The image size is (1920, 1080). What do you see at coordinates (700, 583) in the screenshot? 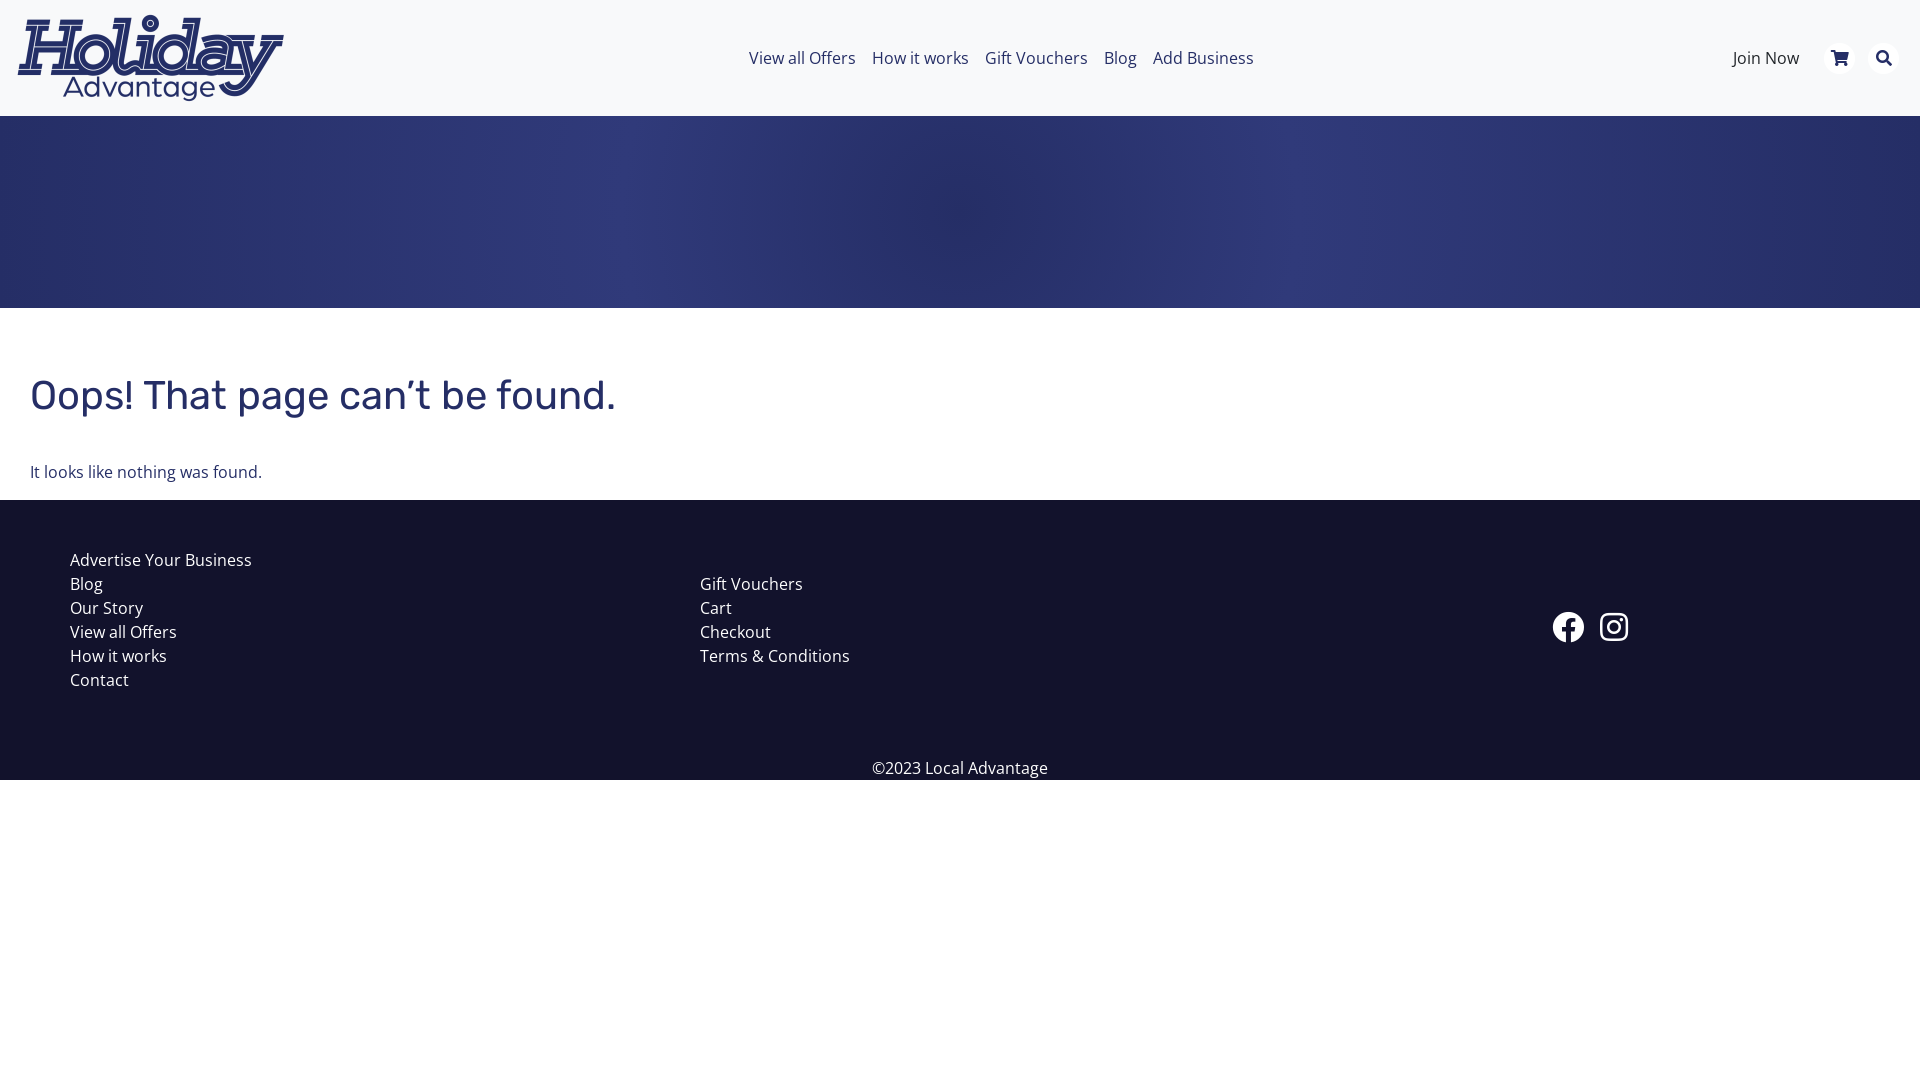
I see `'Gift Vouchers'` at bounding box center [700, 583].